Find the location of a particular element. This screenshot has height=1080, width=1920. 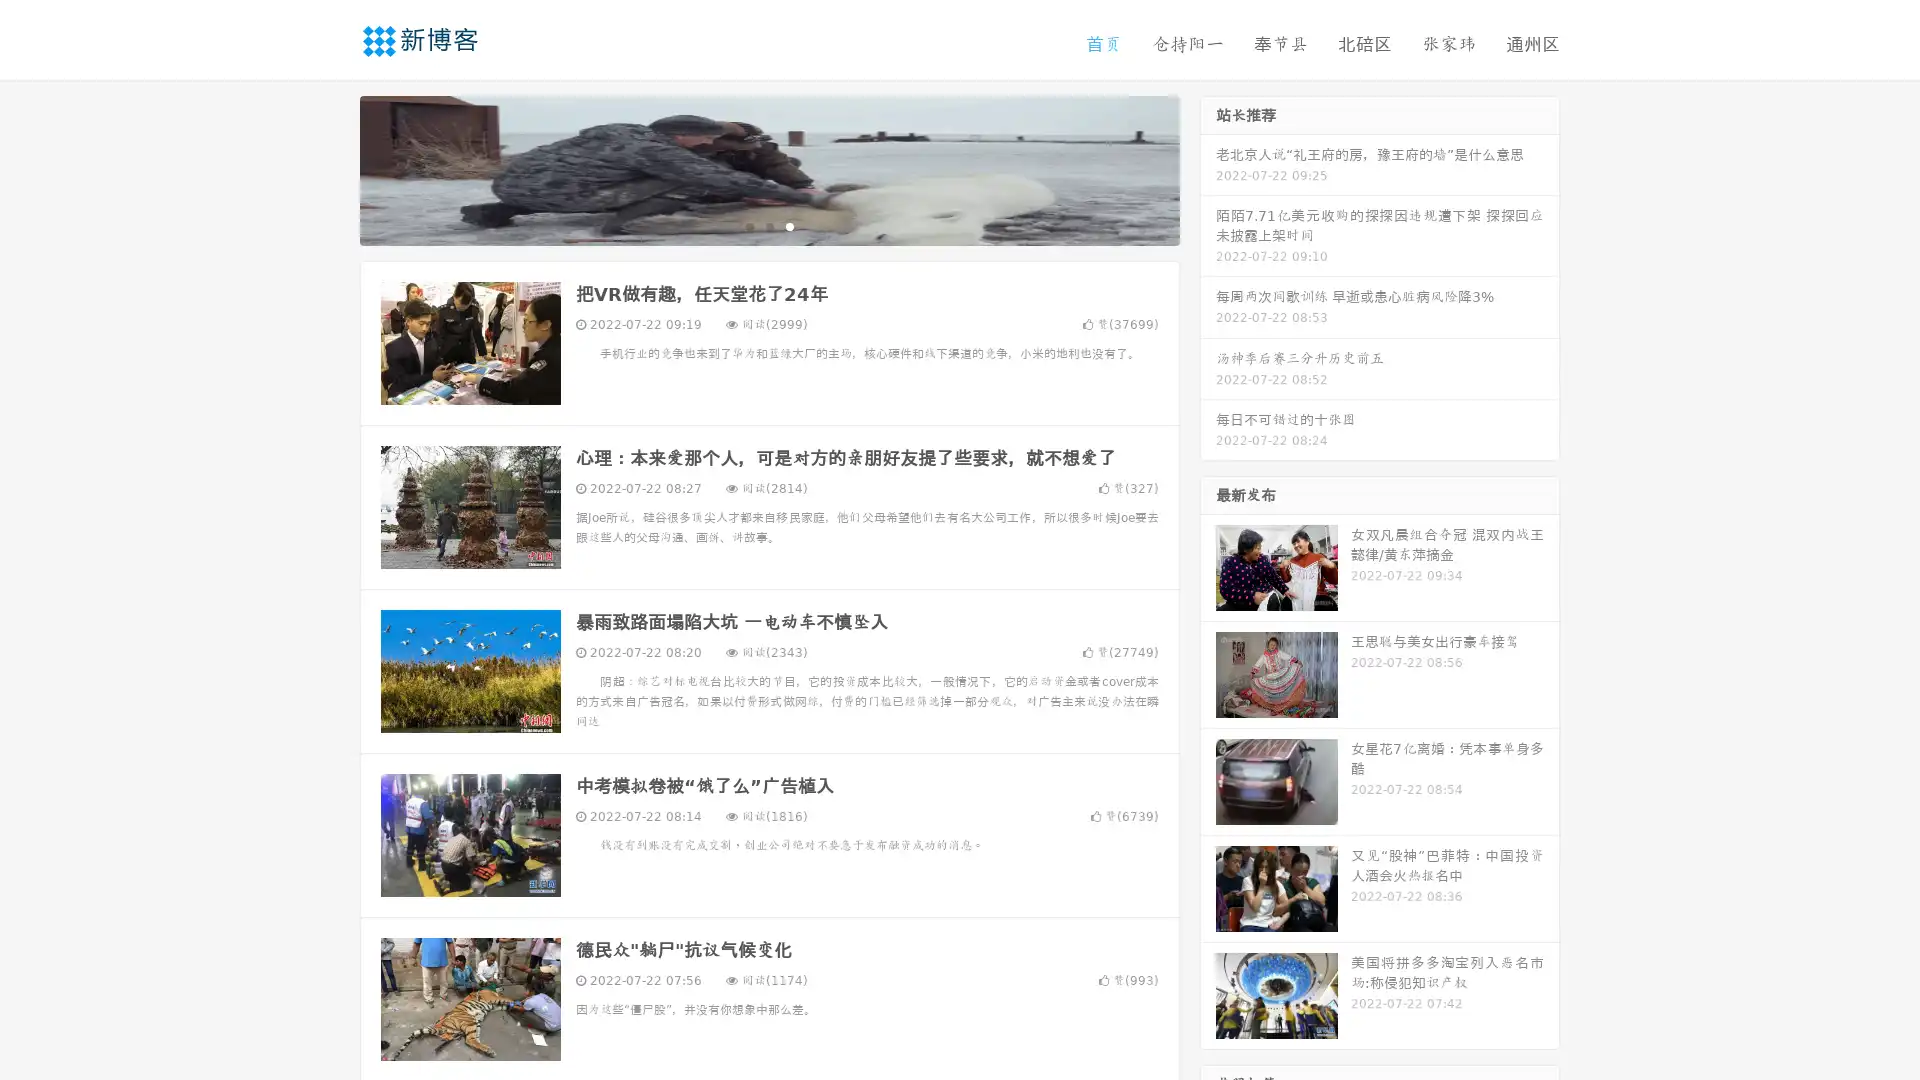

Go to slide 2 is located at coordinates (768, 225).